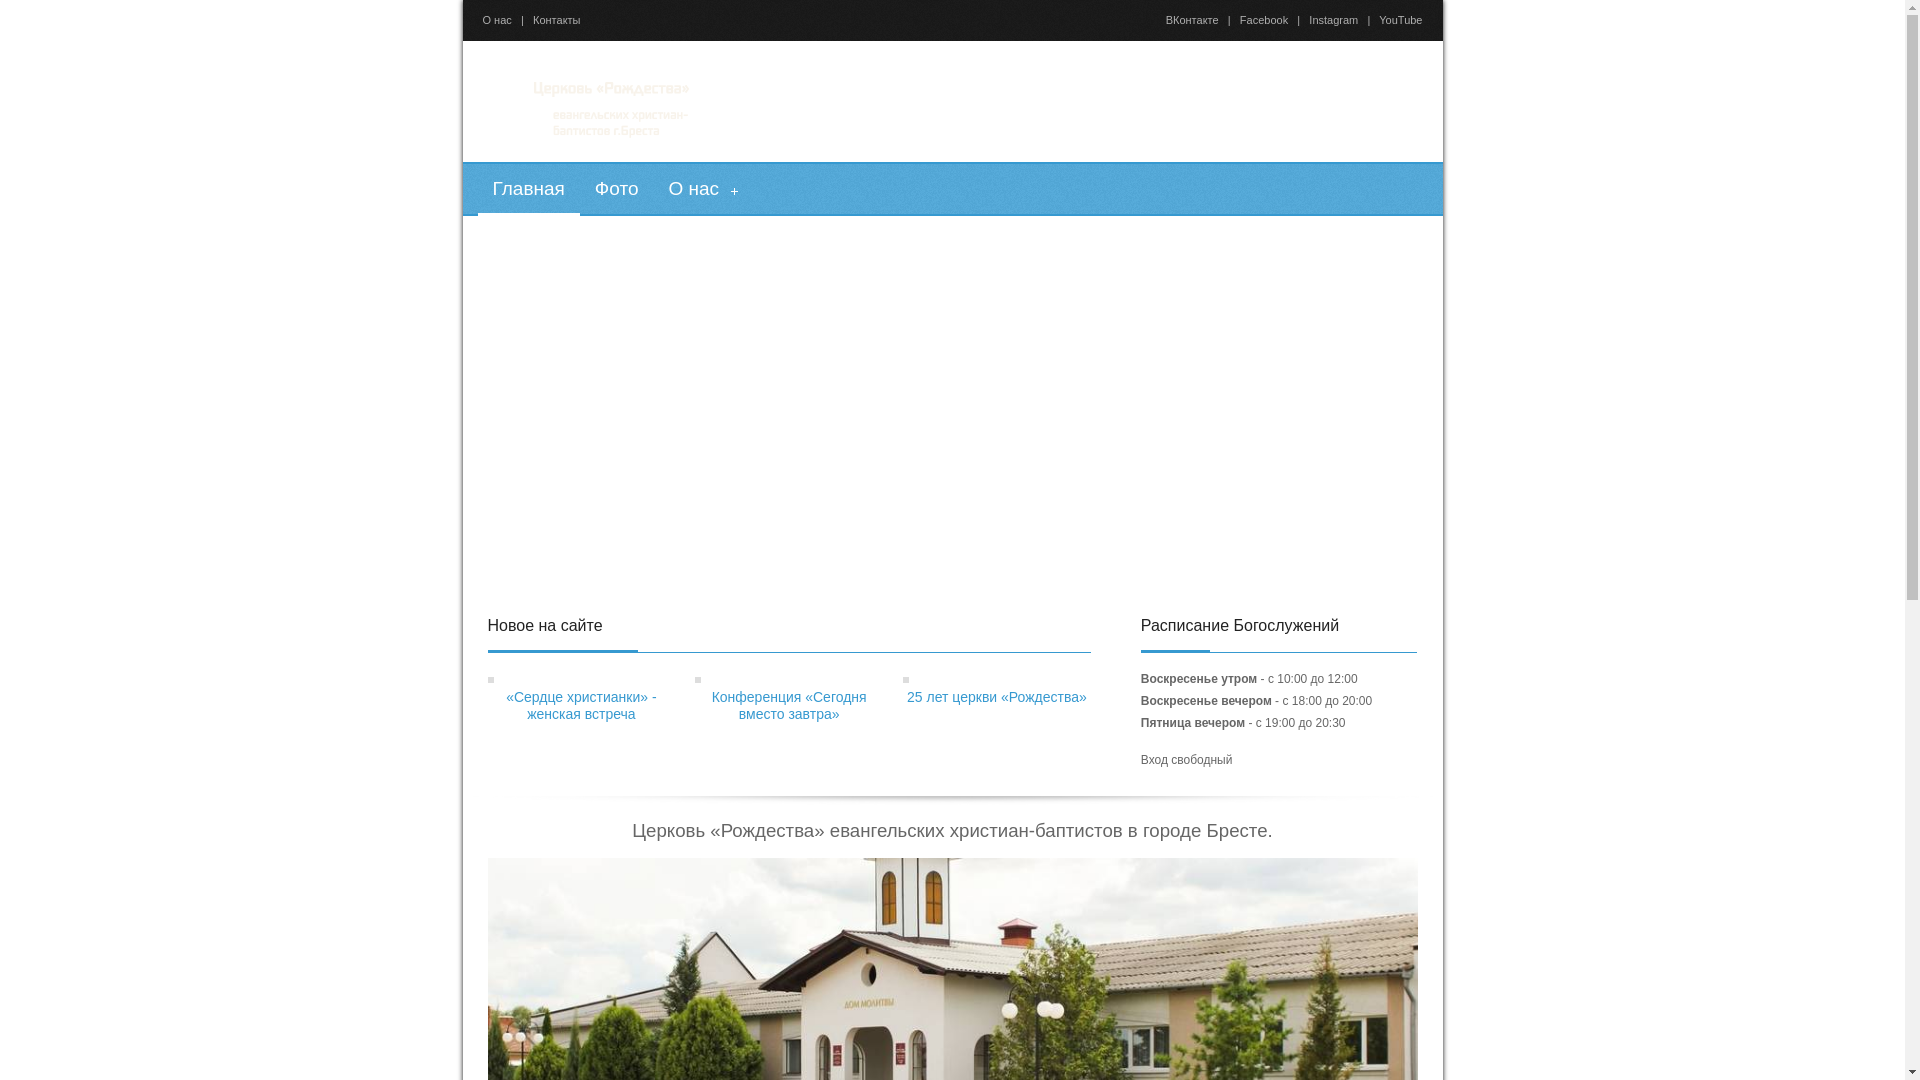  I want to click on 'Facebook', so click(1262, 19).